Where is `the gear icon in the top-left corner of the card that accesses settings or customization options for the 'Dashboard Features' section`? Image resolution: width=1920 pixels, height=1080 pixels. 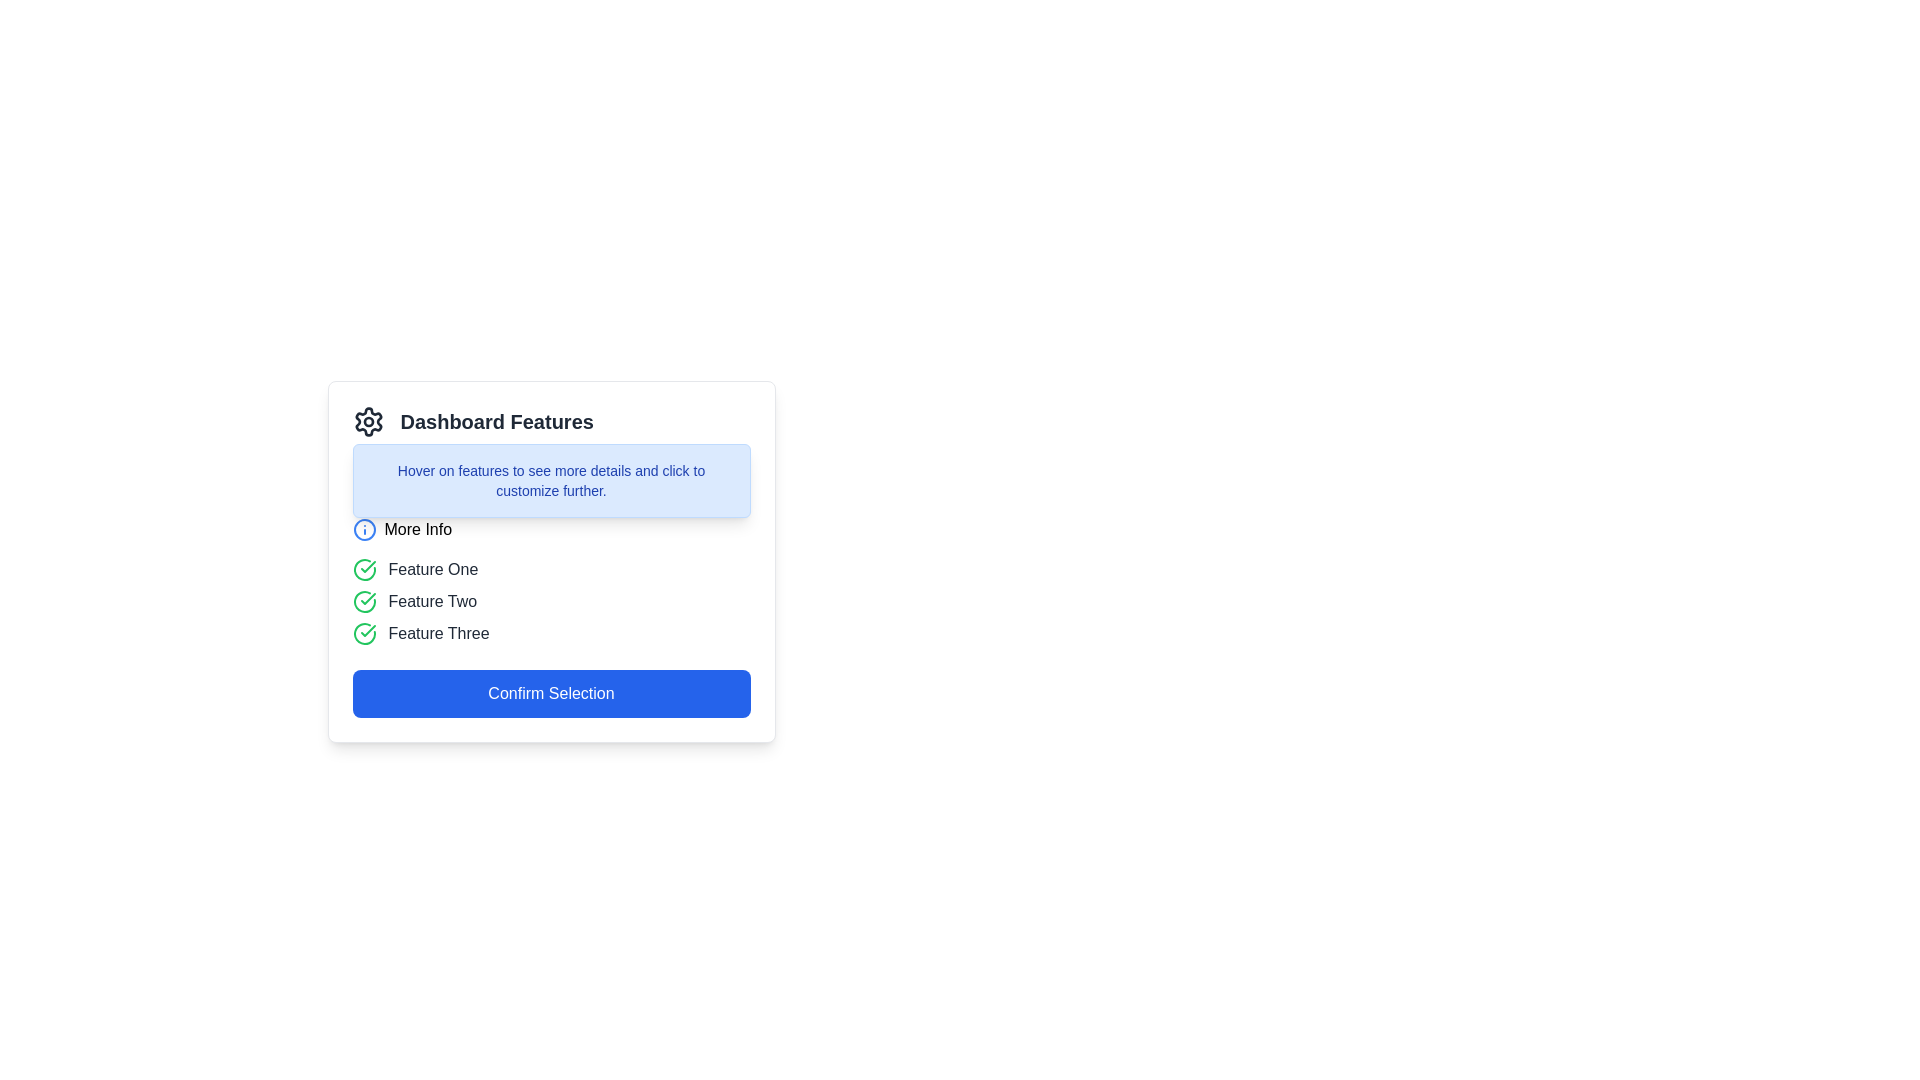 the gear icon in the top-left corner of the card that accesses settings or customization options for the 'Dashboard Features' section is located at coordinates (368, 420).